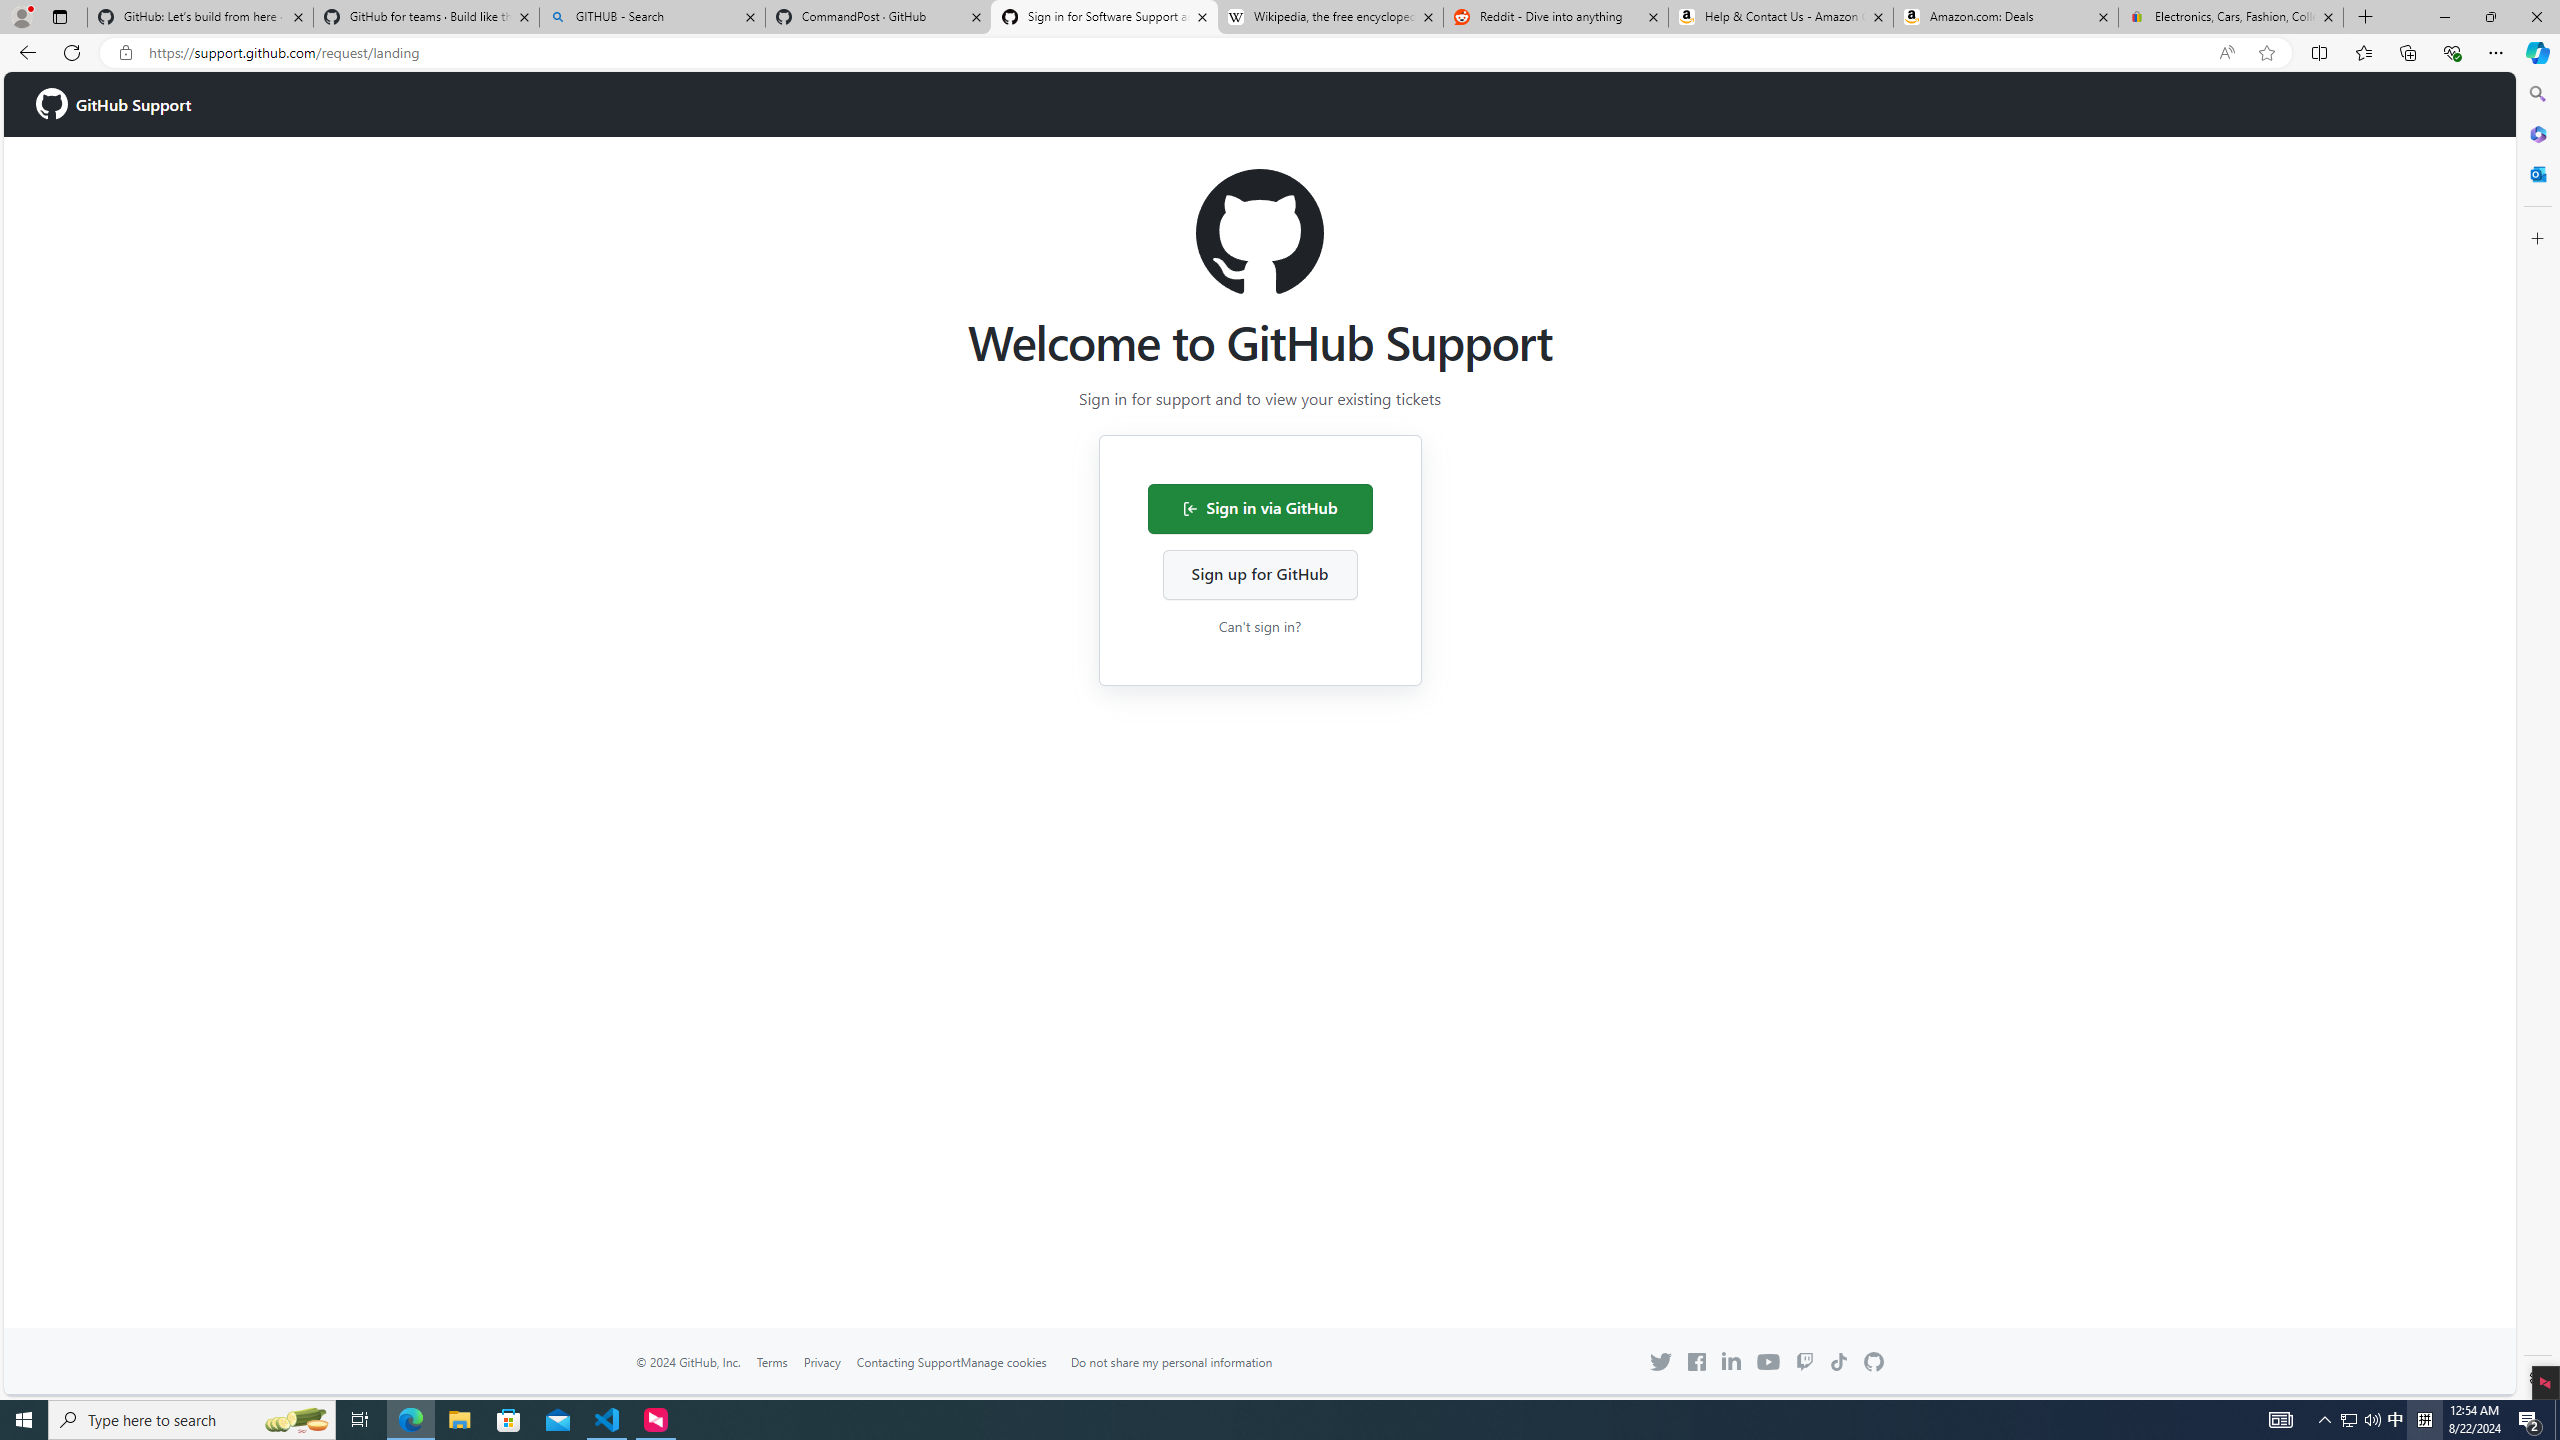  I want to click on 'Electronics, Cars, Fashion, Collectibles & More | eBay', so click(2230, 16).